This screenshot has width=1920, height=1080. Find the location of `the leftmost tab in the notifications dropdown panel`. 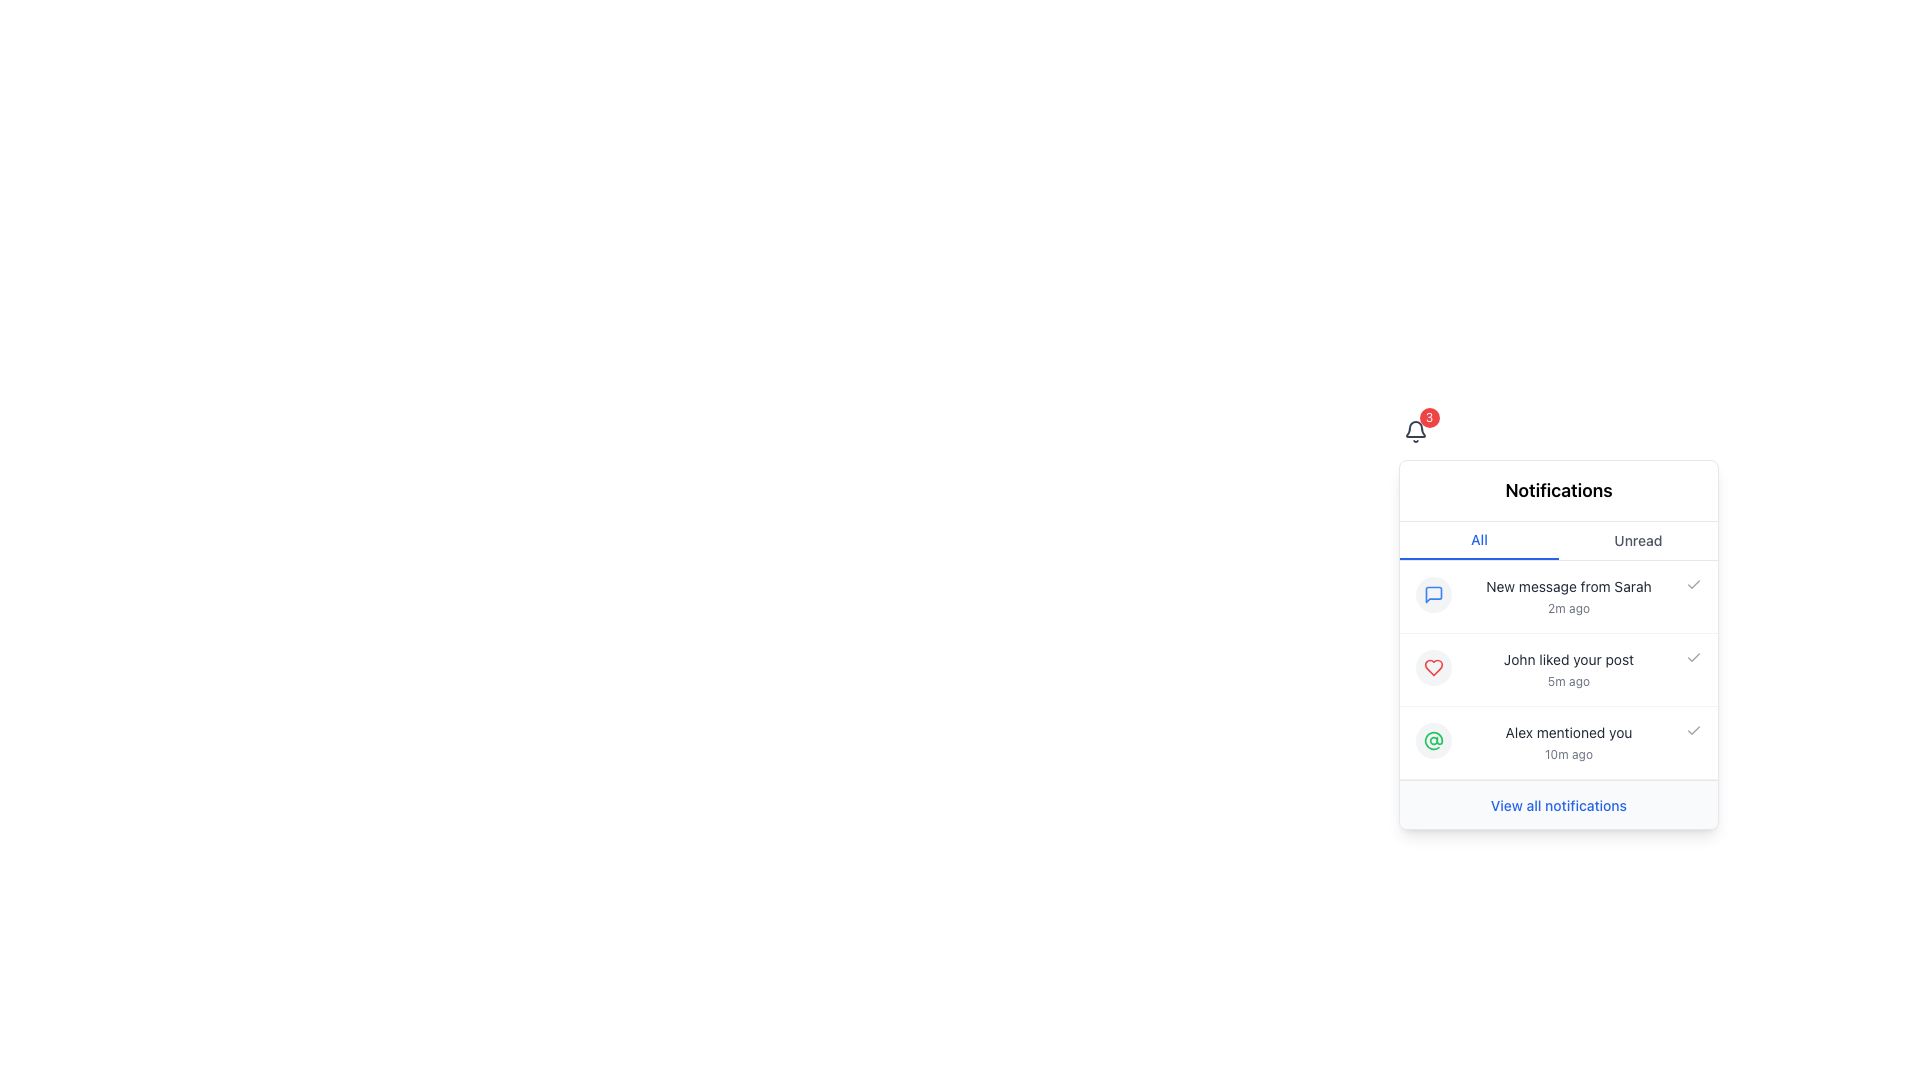

the leftmost tab in the notifications dropdown panel is located at coordinates (1479, 540).